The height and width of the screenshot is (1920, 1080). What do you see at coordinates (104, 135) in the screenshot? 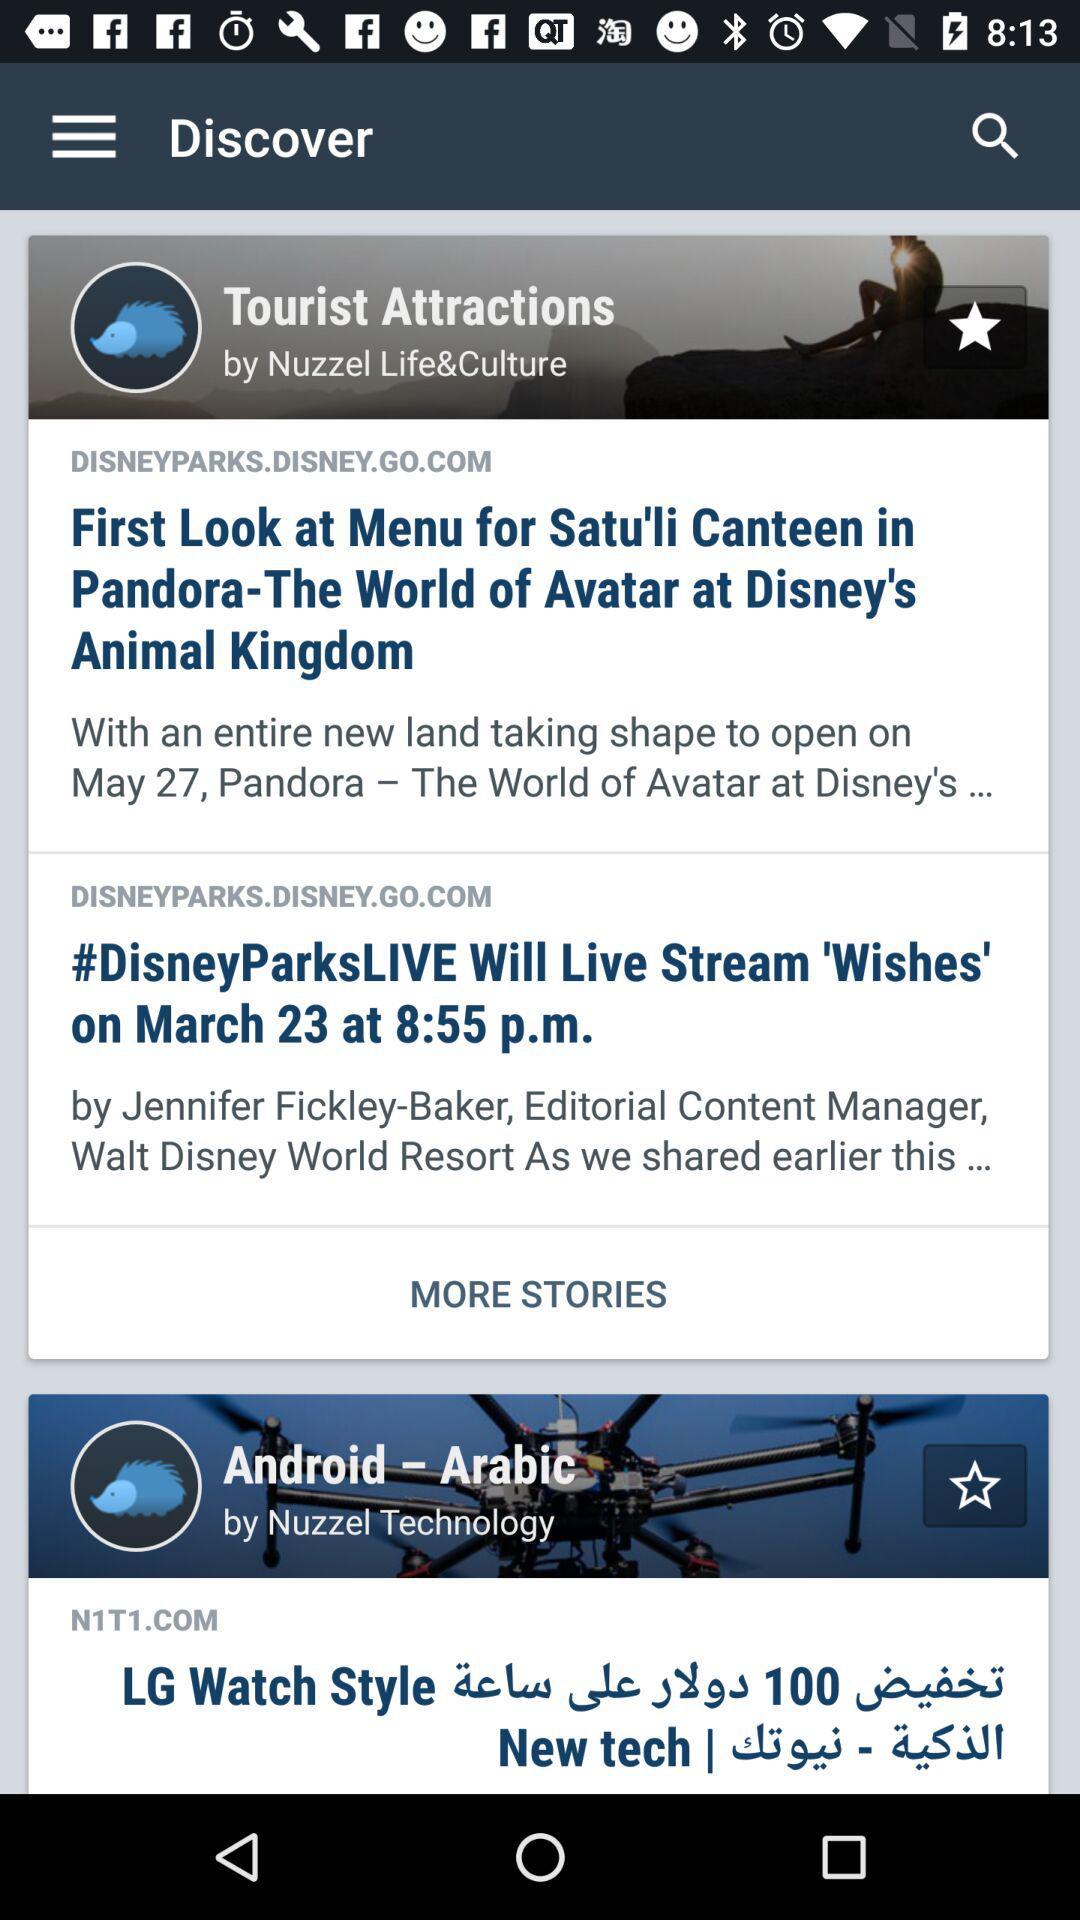
I see `app options` at bounding box center [104, 135].